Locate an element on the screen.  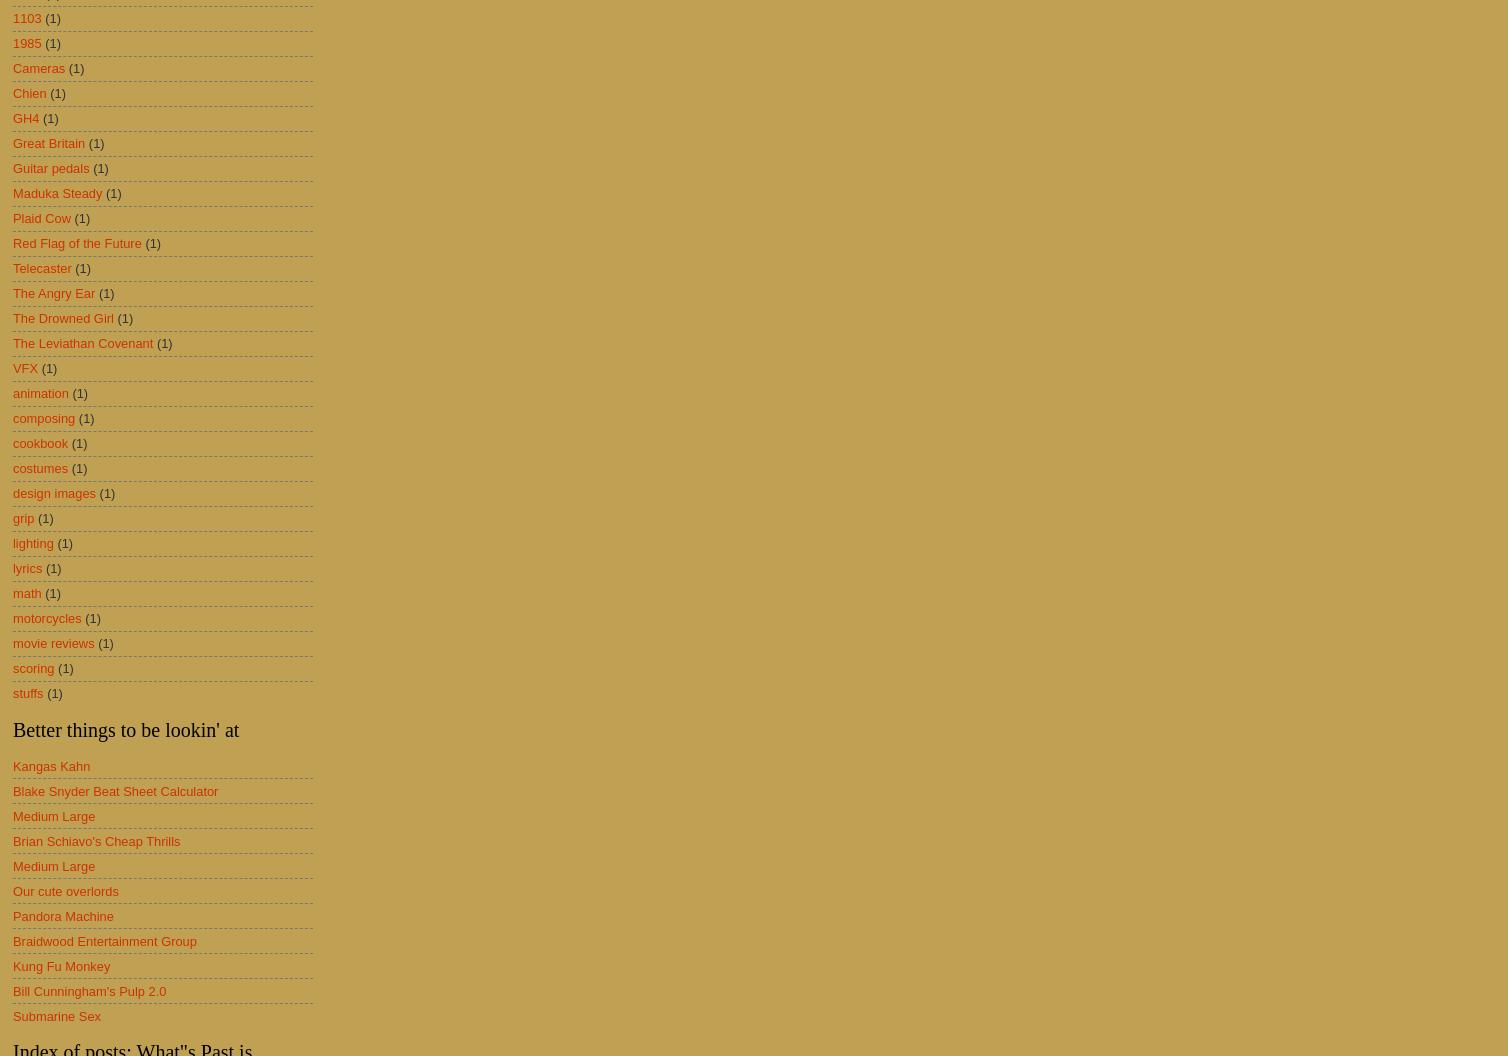
'Chien' is located at coordinates (29, 92).